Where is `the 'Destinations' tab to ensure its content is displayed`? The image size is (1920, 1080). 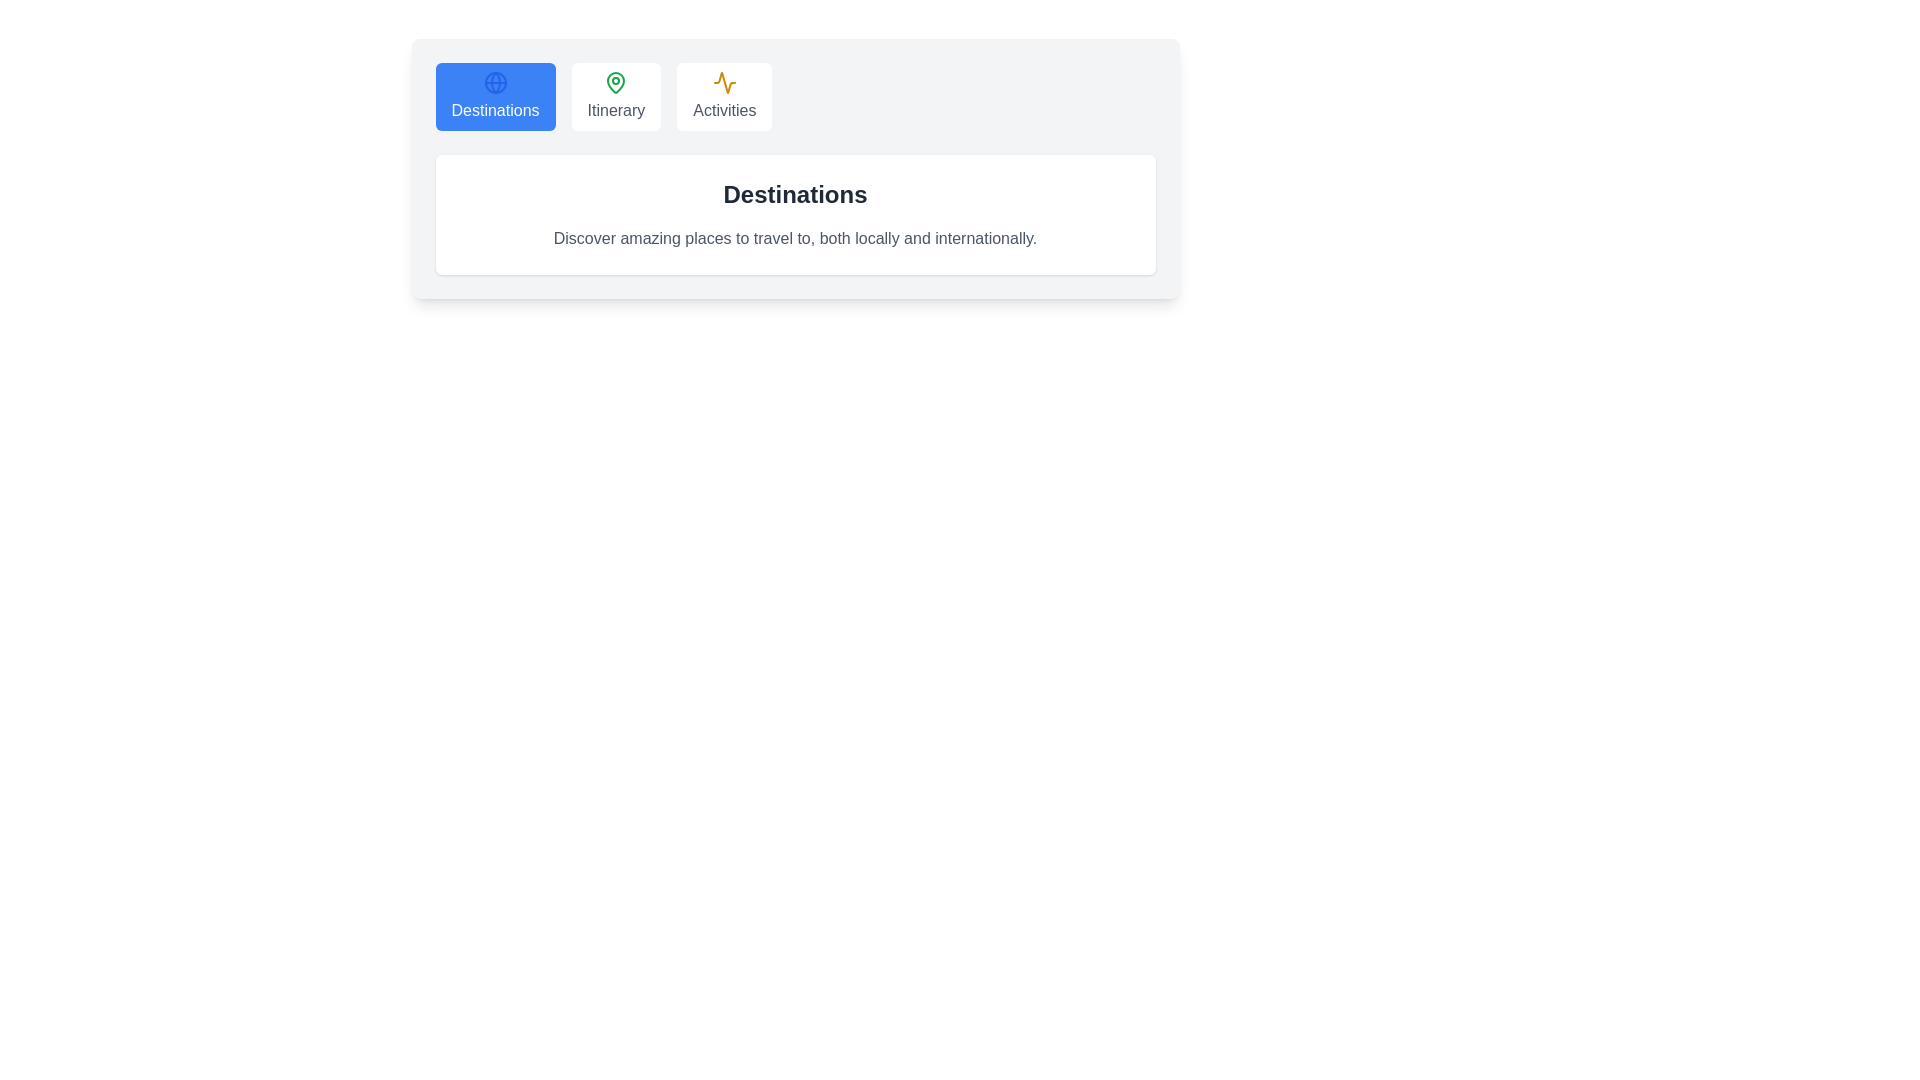
the 'Destinations' tab to ensure its content is displayed is located at coordinates (494, 96).